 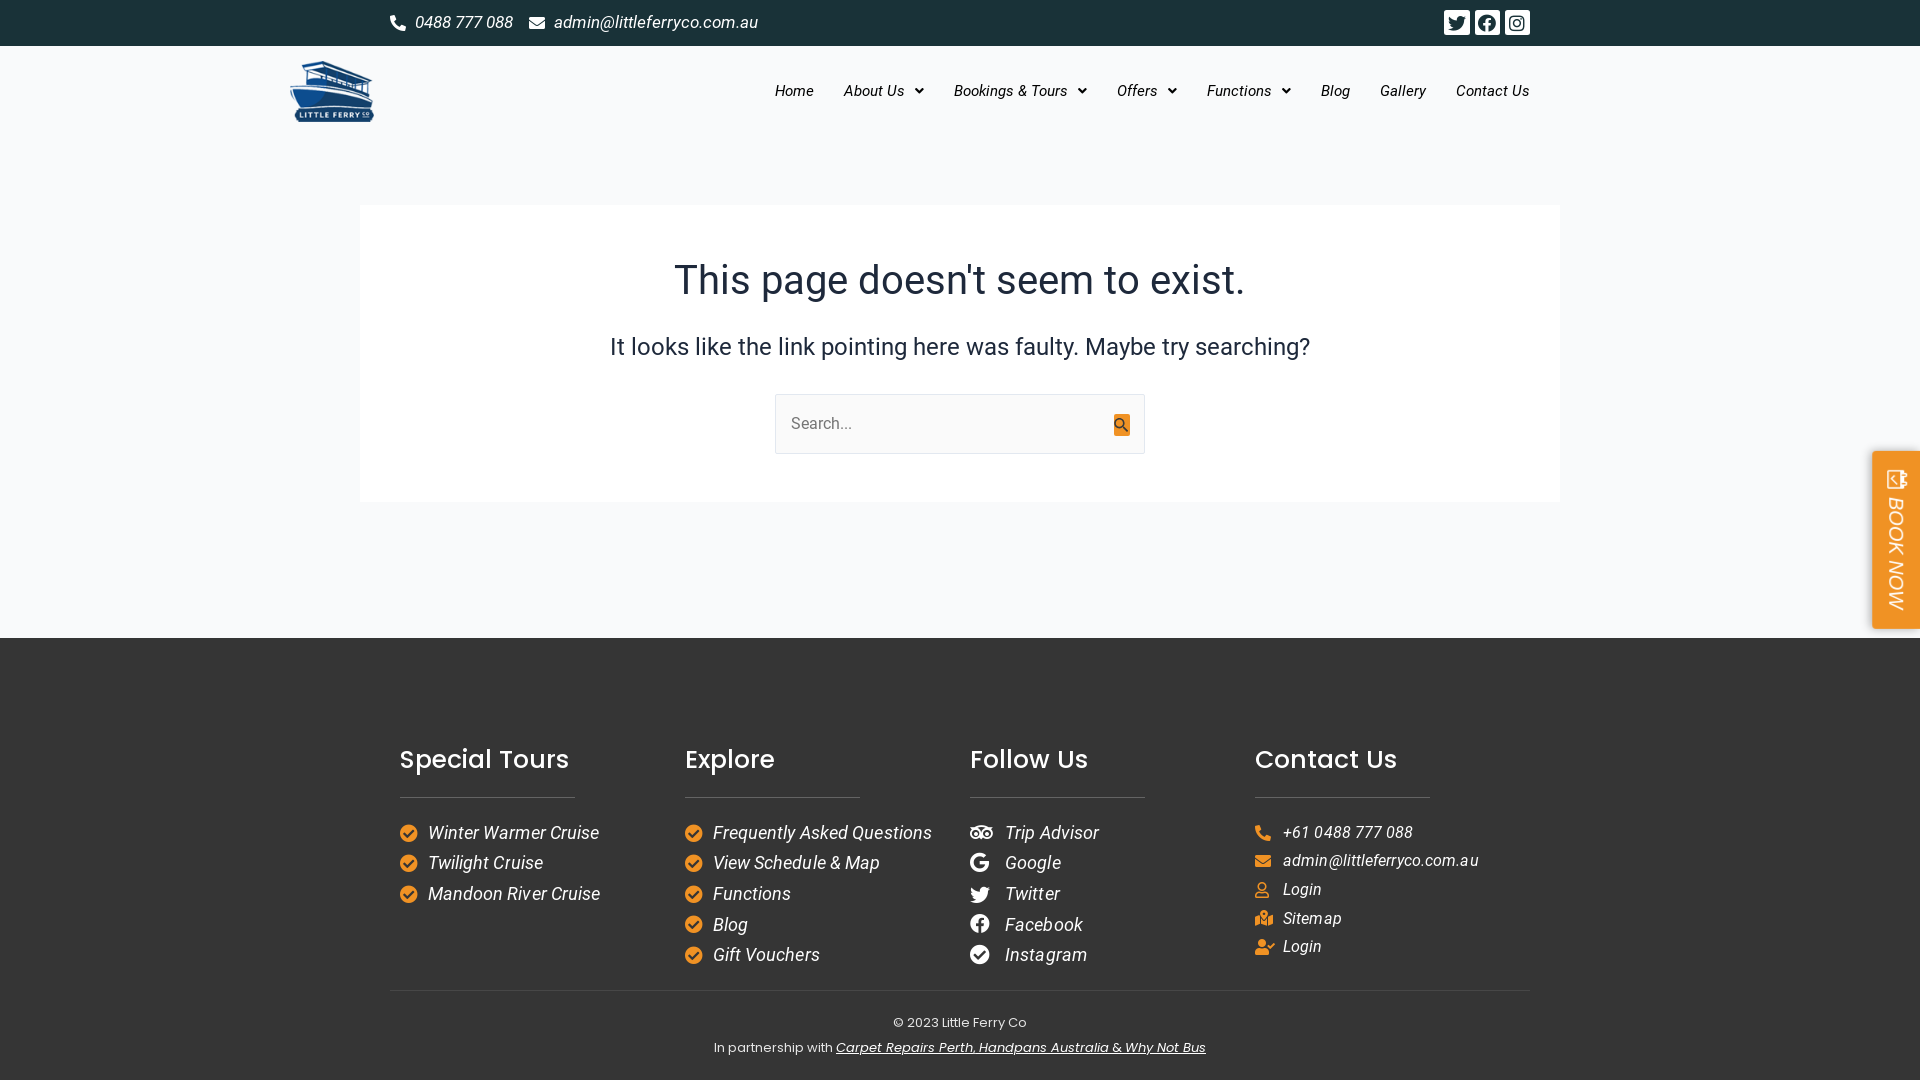 I want to click on 'Twilight Cruise', so click(x=532, y=862).